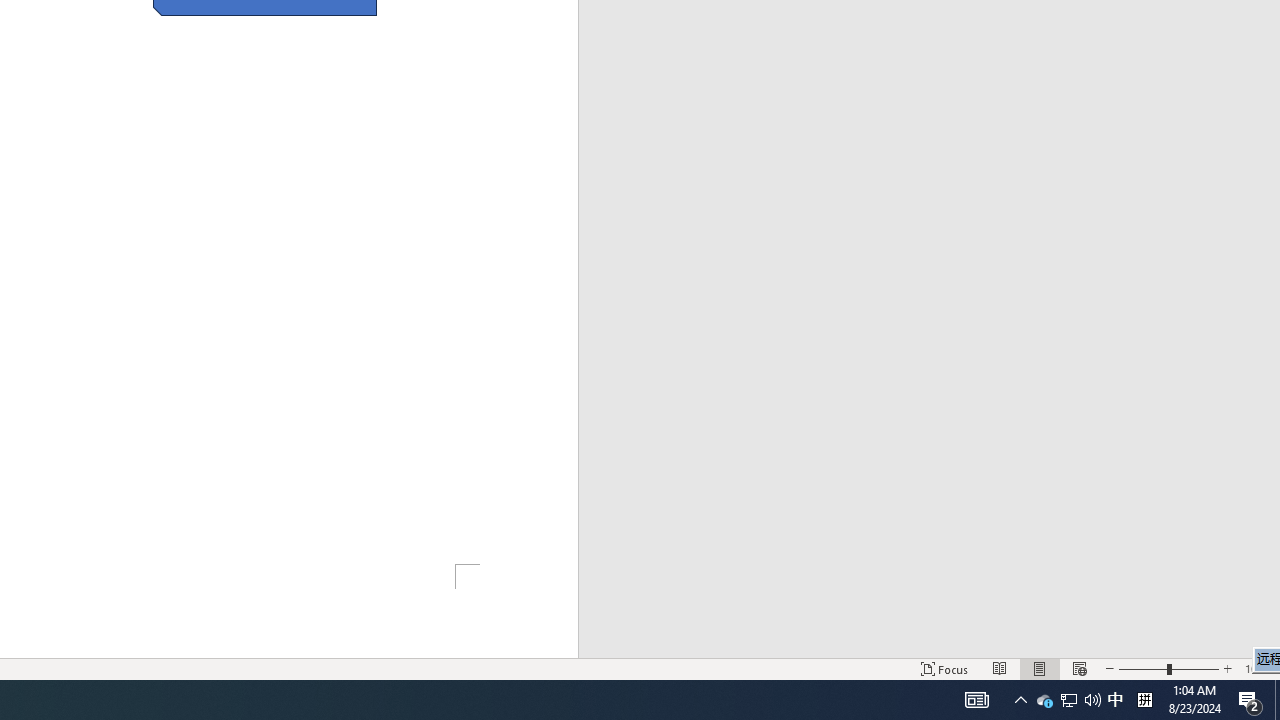  What do you see at coordinates (1257, 669) in the screenshot?
I see `'Zoom 104%'` at bounding box center [1257, 669].